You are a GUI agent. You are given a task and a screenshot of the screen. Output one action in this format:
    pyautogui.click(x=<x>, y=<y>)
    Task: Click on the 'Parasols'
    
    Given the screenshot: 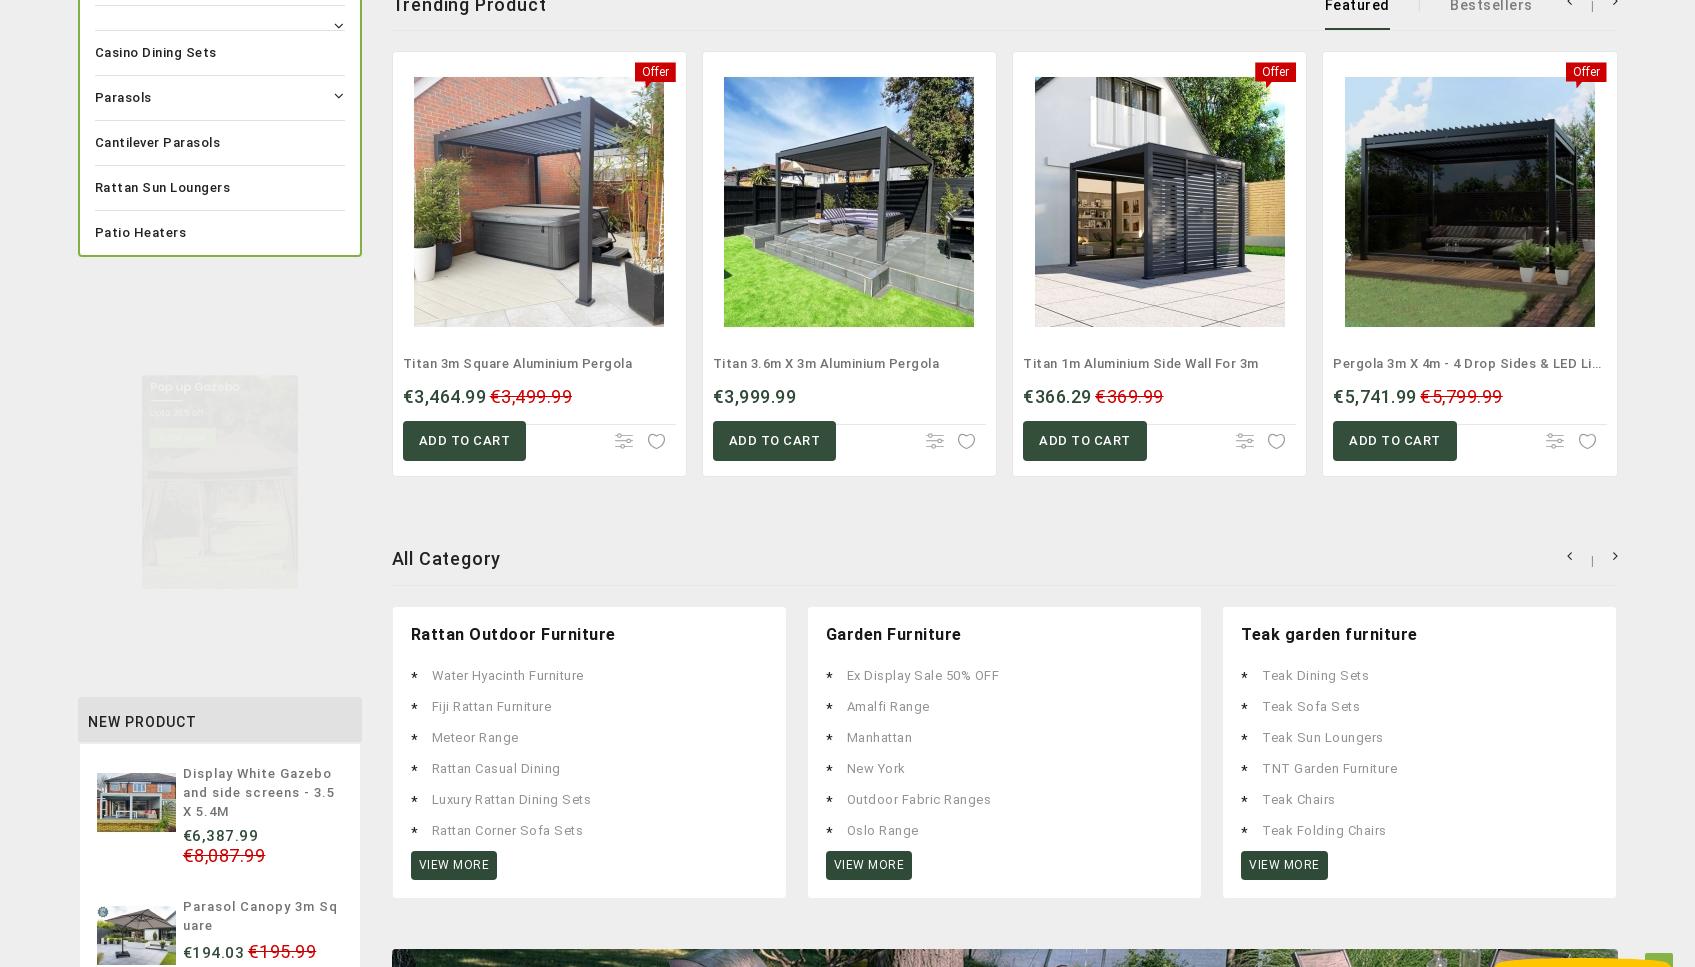 What is the action you would take?
    pyautogui.click(x=121, y=96)
    